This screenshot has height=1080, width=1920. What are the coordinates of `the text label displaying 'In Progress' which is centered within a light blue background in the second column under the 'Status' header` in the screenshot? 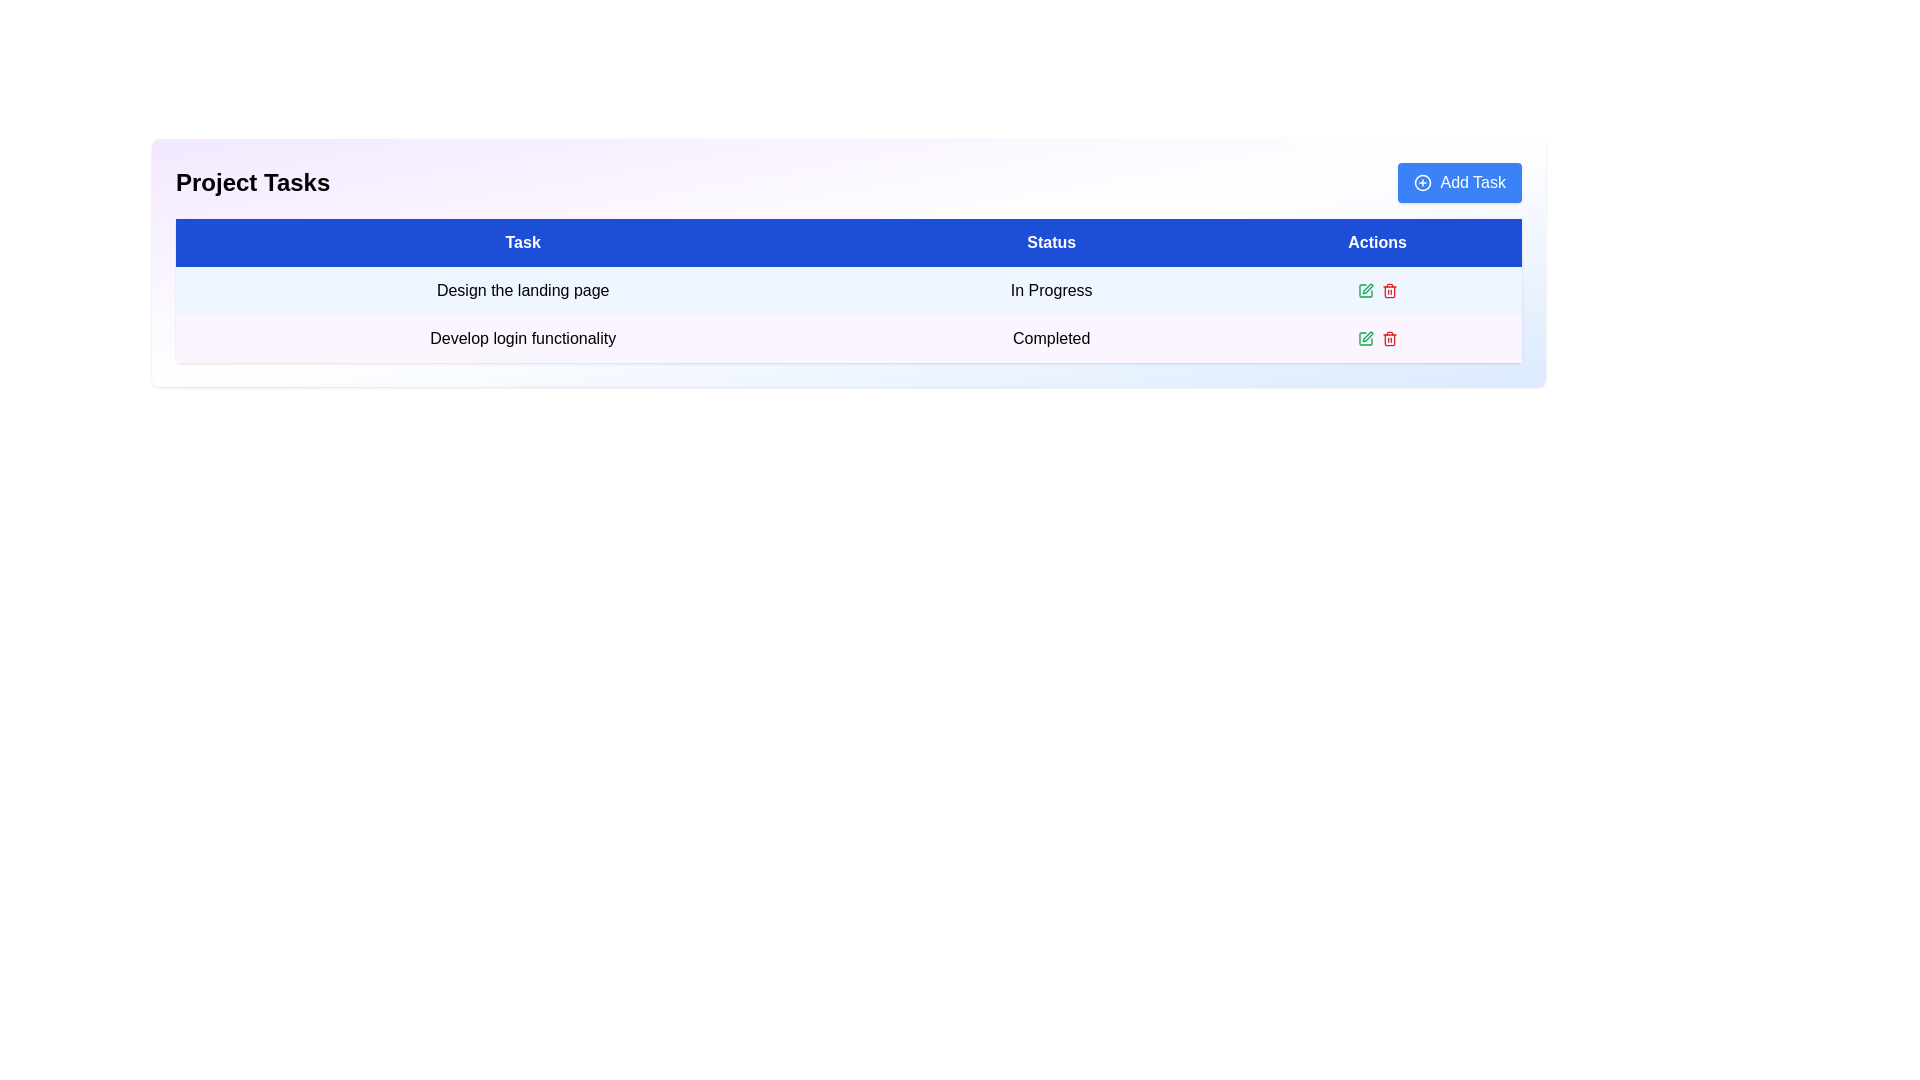 It's located at (1050, 290).